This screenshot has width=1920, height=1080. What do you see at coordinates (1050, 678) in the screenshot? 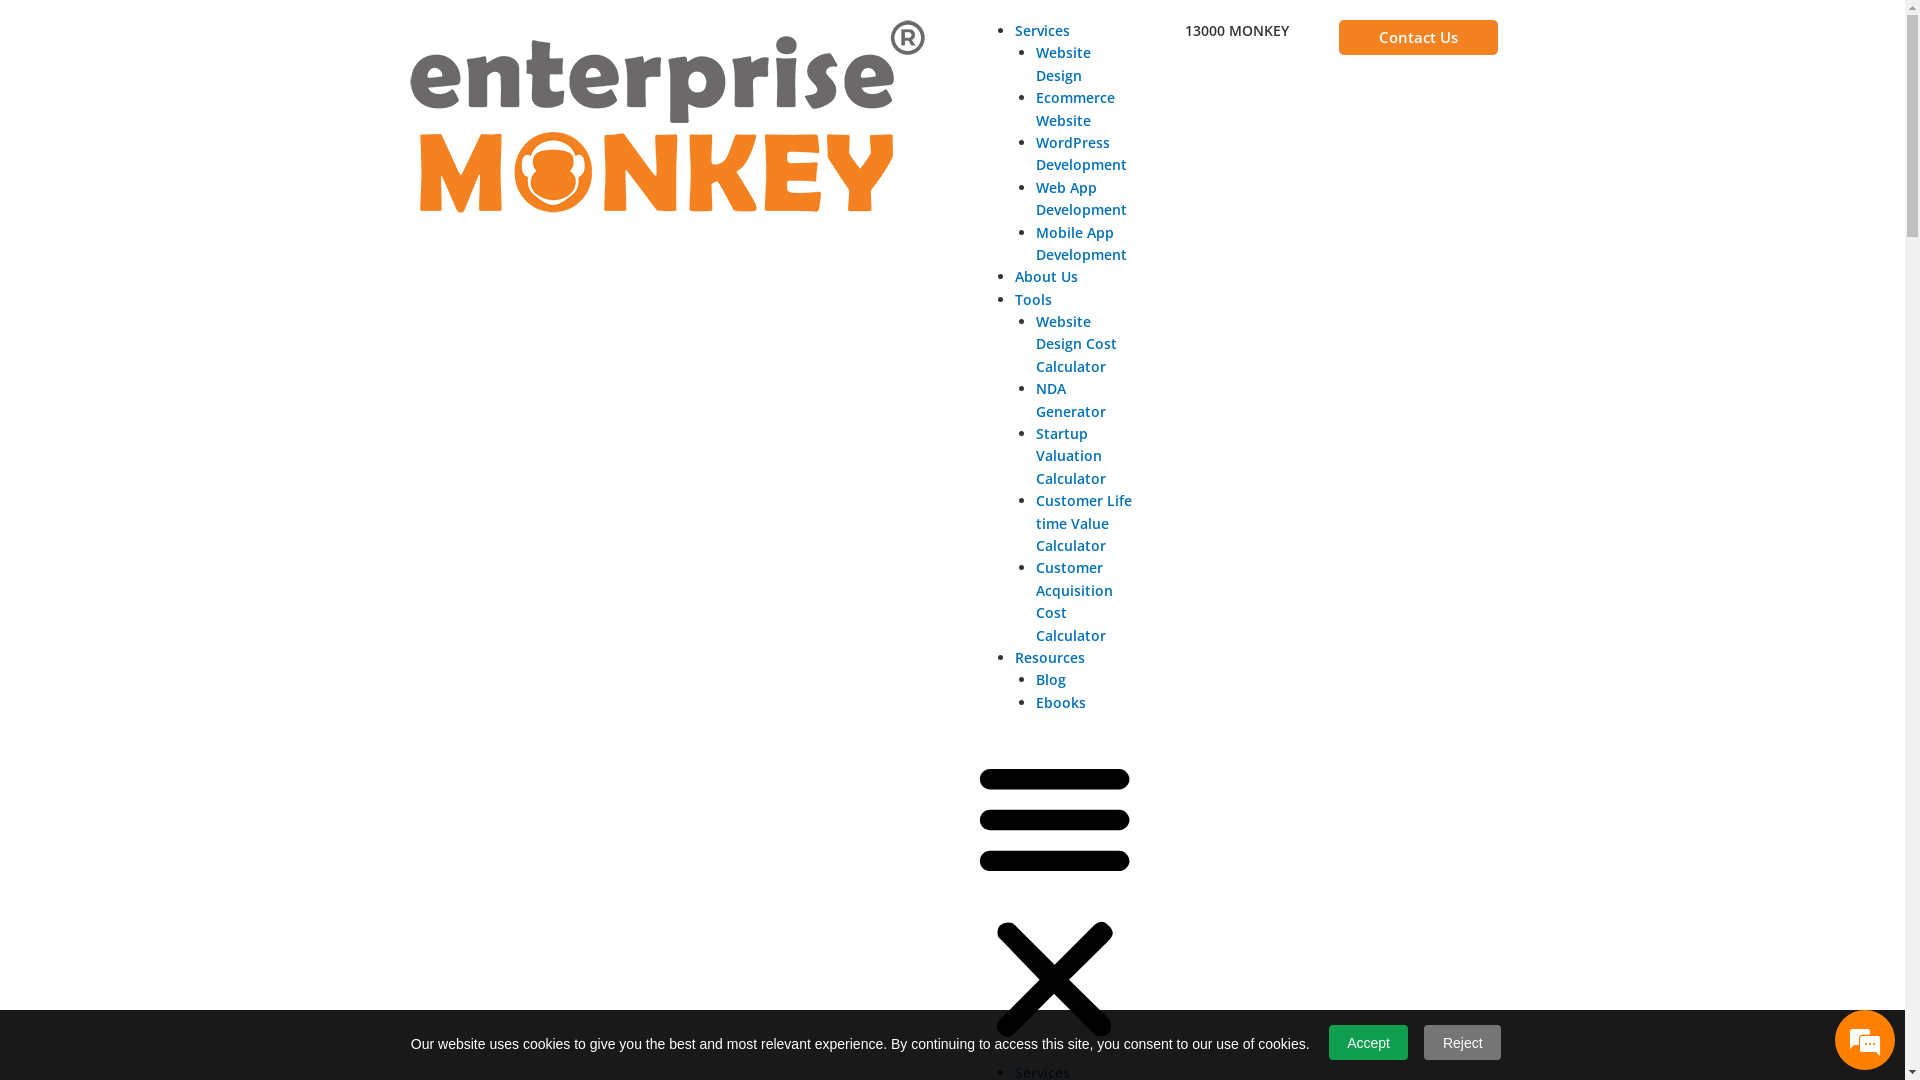
I see `'Blog'` at bounding box center [1050, 678].